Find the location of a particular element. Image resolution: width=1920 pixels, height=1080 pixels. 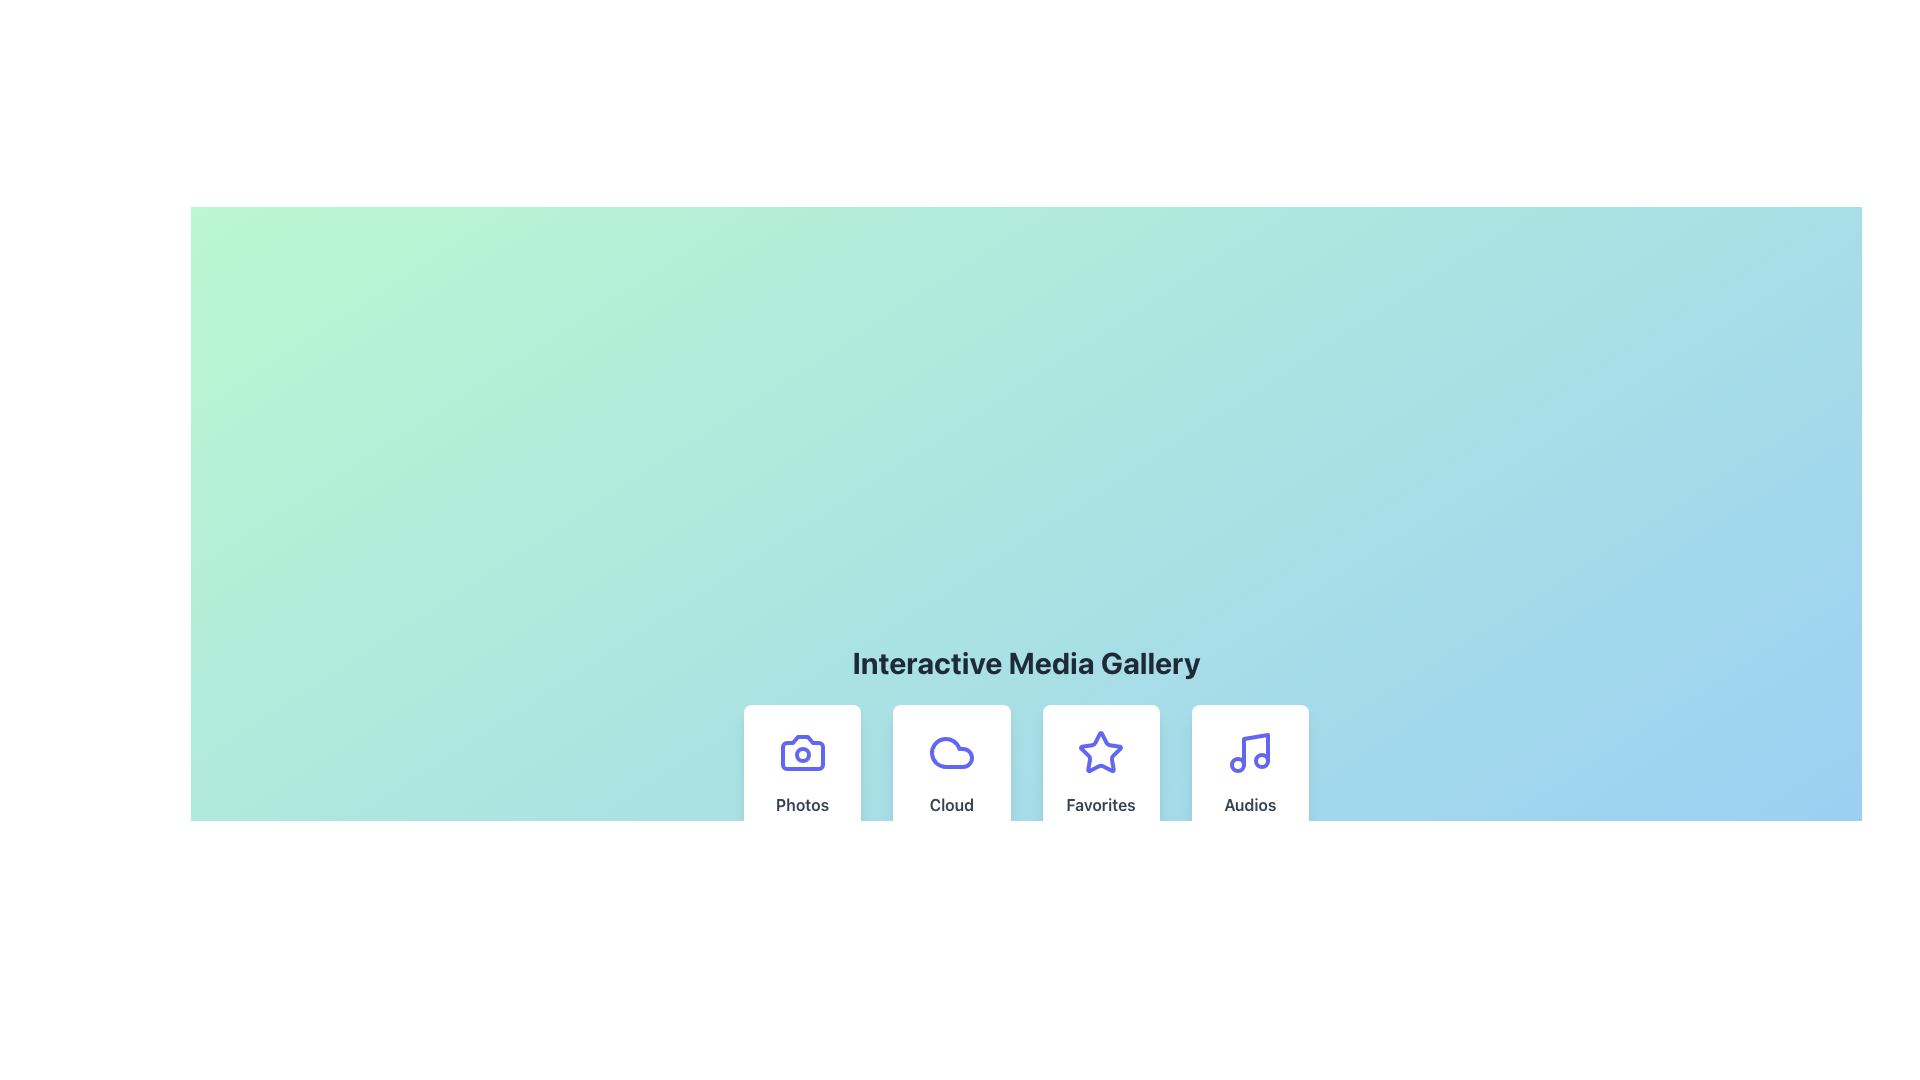

the bold text block displaying the title 'Interactive Media Gallery', which is centrally positioned above a grid of media type icons is located at coordinates (1026, 663).